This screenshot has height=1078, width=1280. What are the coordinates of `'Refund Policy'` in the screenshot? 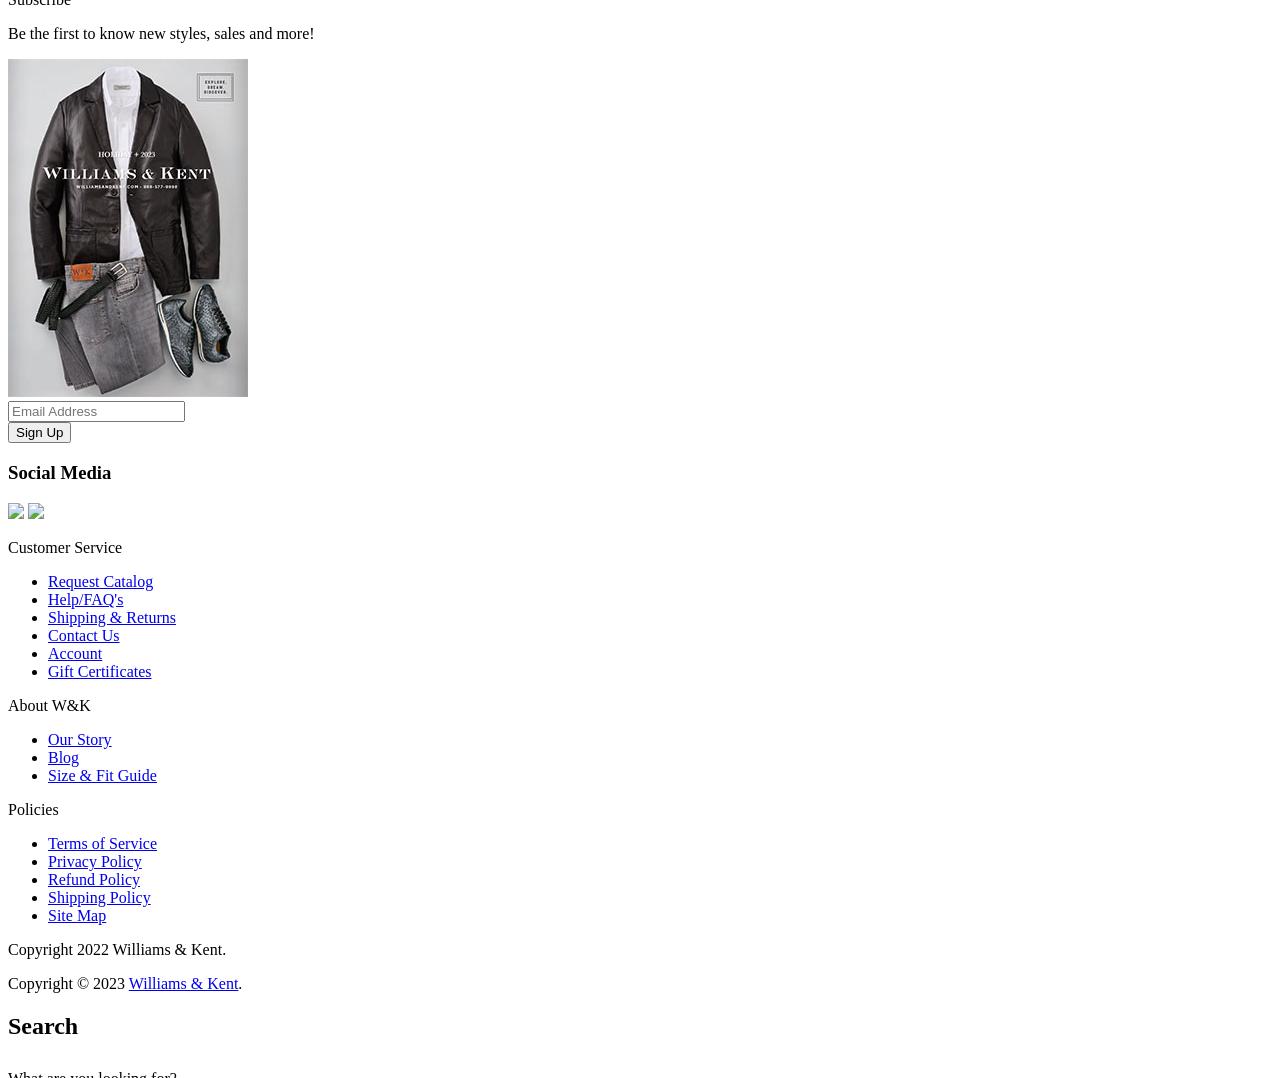 It's located at (92, 877).